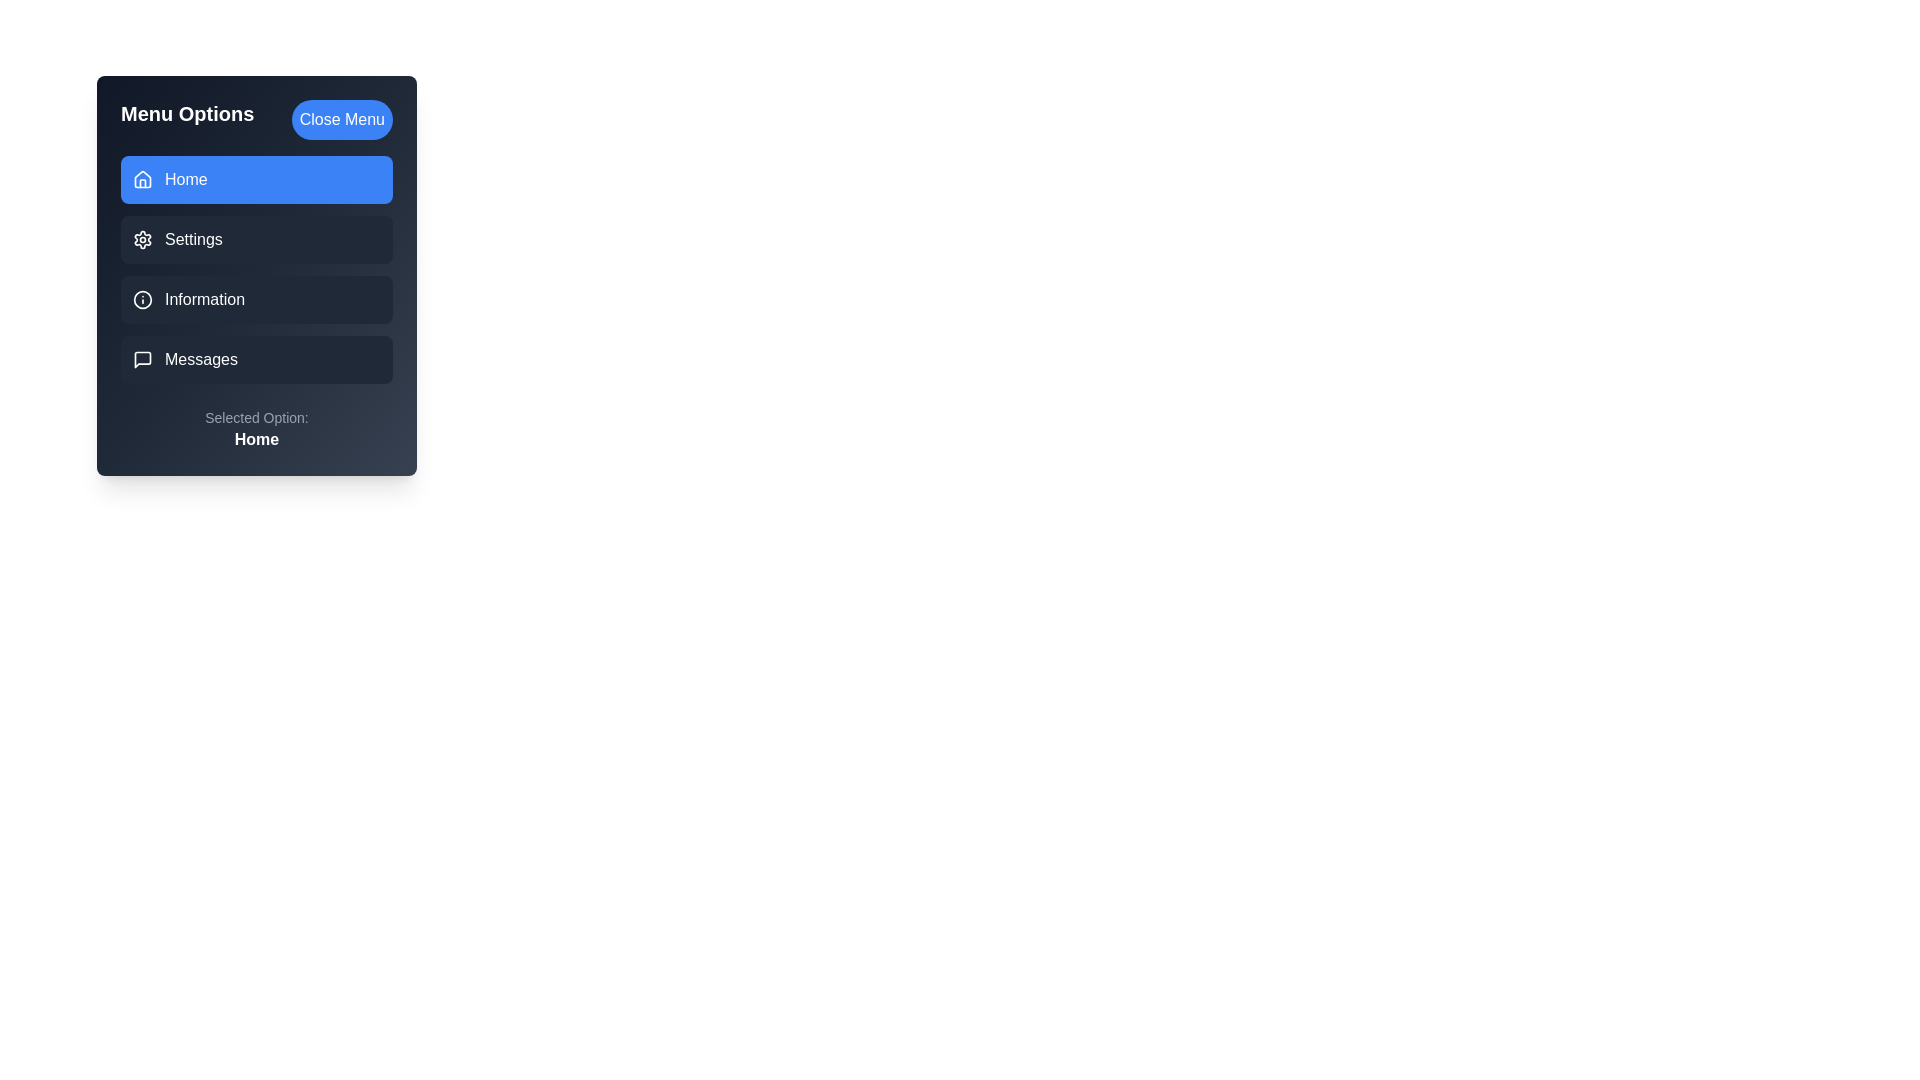 Image resolution: width=1920 pixels, height=1080 pixels. I want to click on the speech bubble icon in the 'Messages' menu item, which is styled with thin strokes and is part of a vertical menu list, so click(142, 358).